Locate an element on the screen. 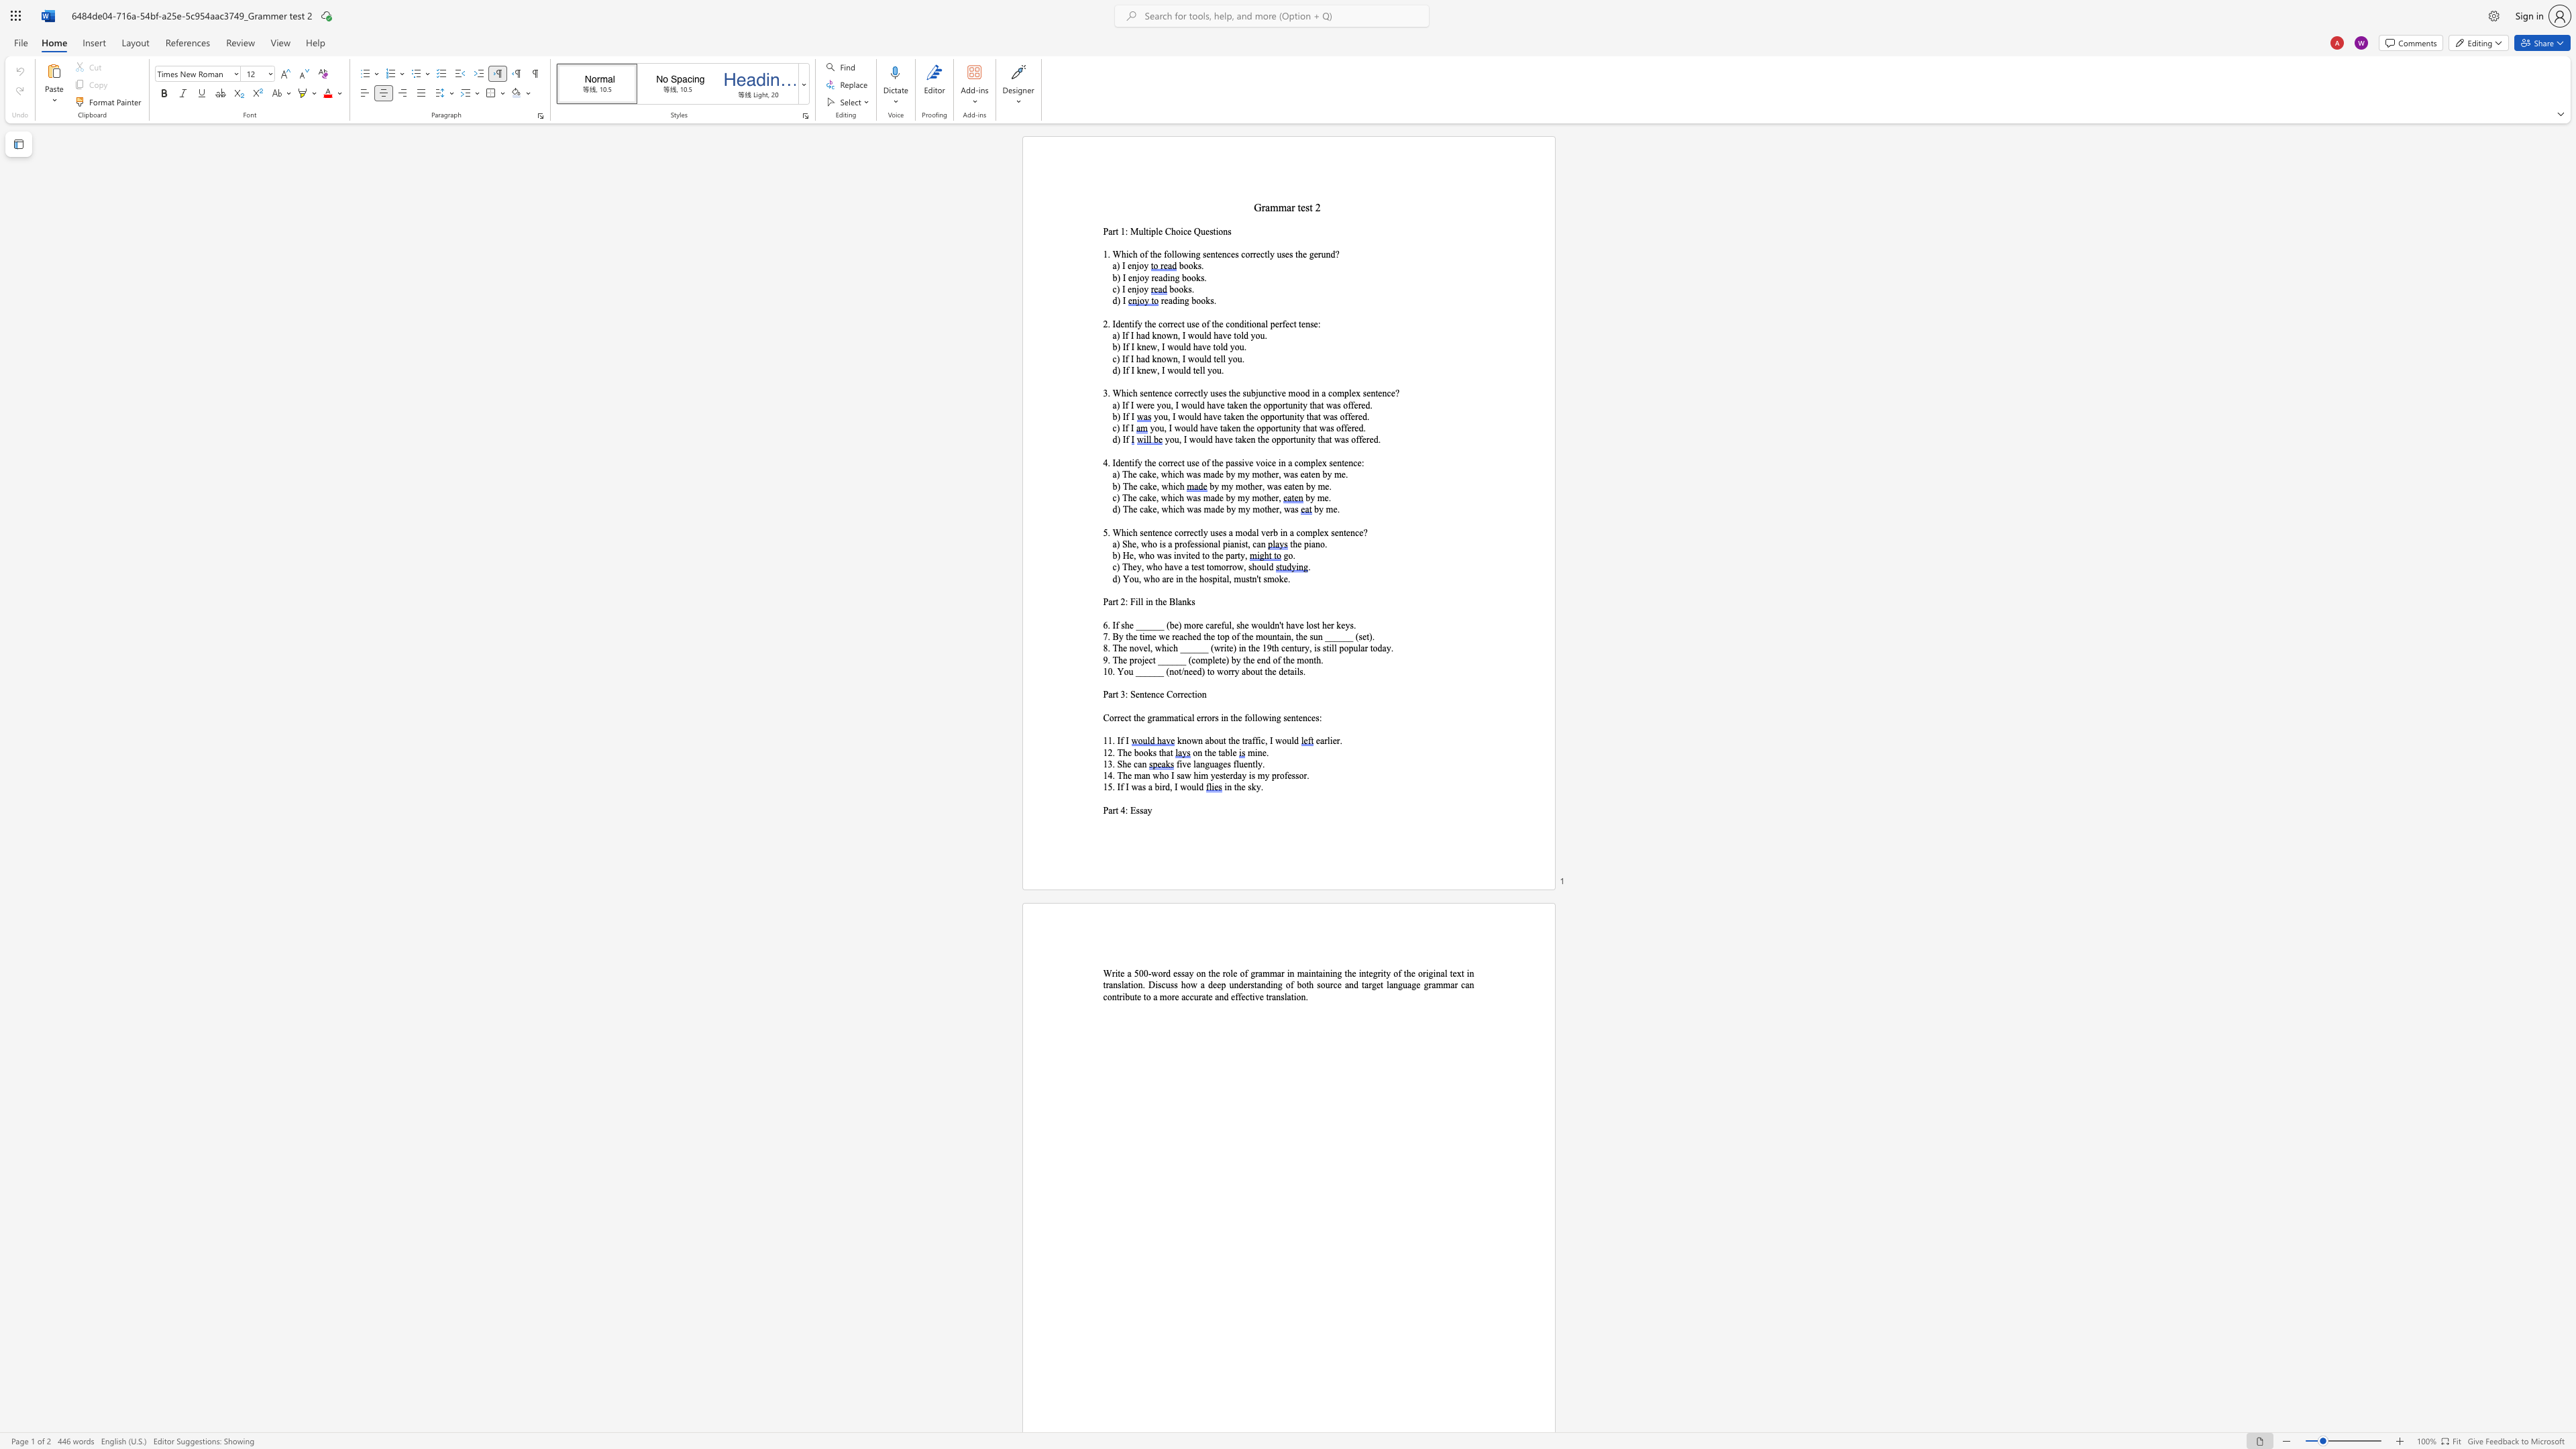  the subset text "orrect use of the conditional" within the text "the correct use of the conditional perfect tense:" is located at coordinates (1161, 323).